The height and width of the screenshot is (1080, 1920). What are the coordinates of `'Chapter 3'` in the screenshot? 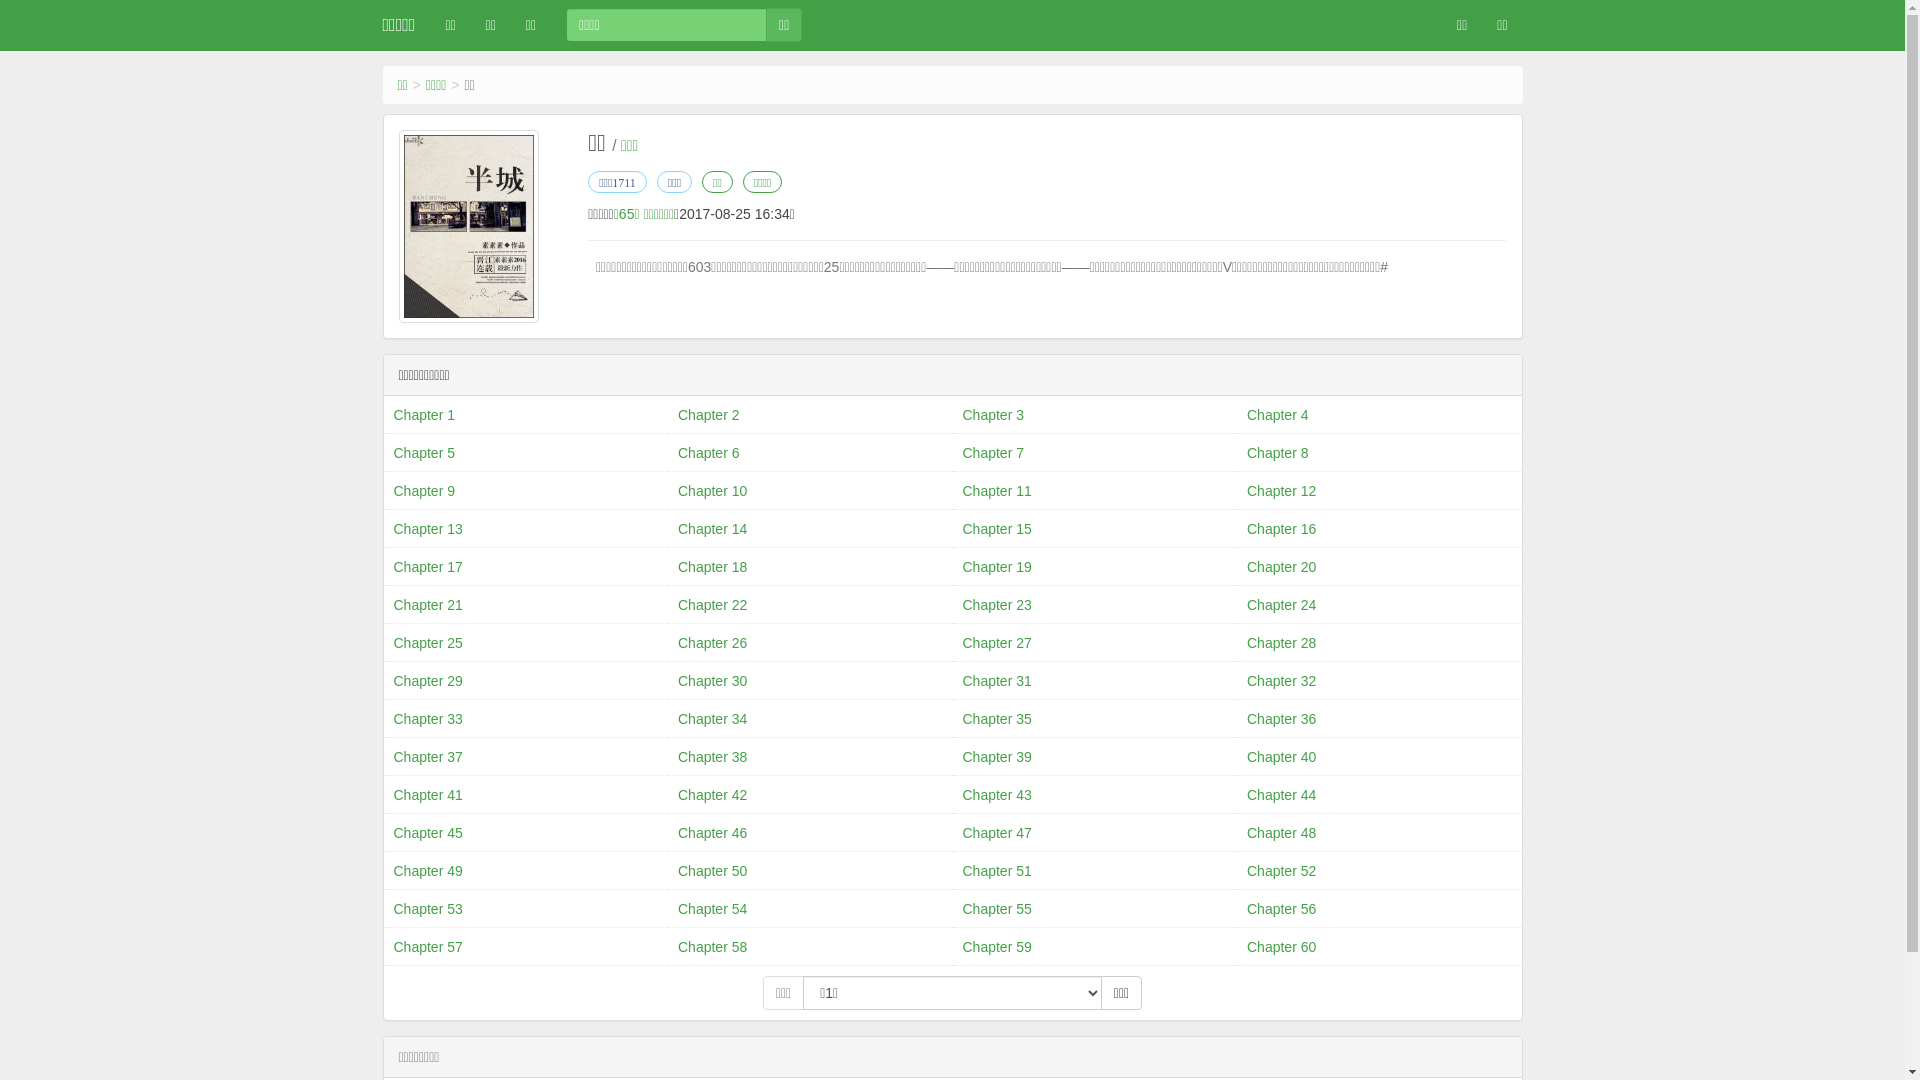 It's located at (961, 414).